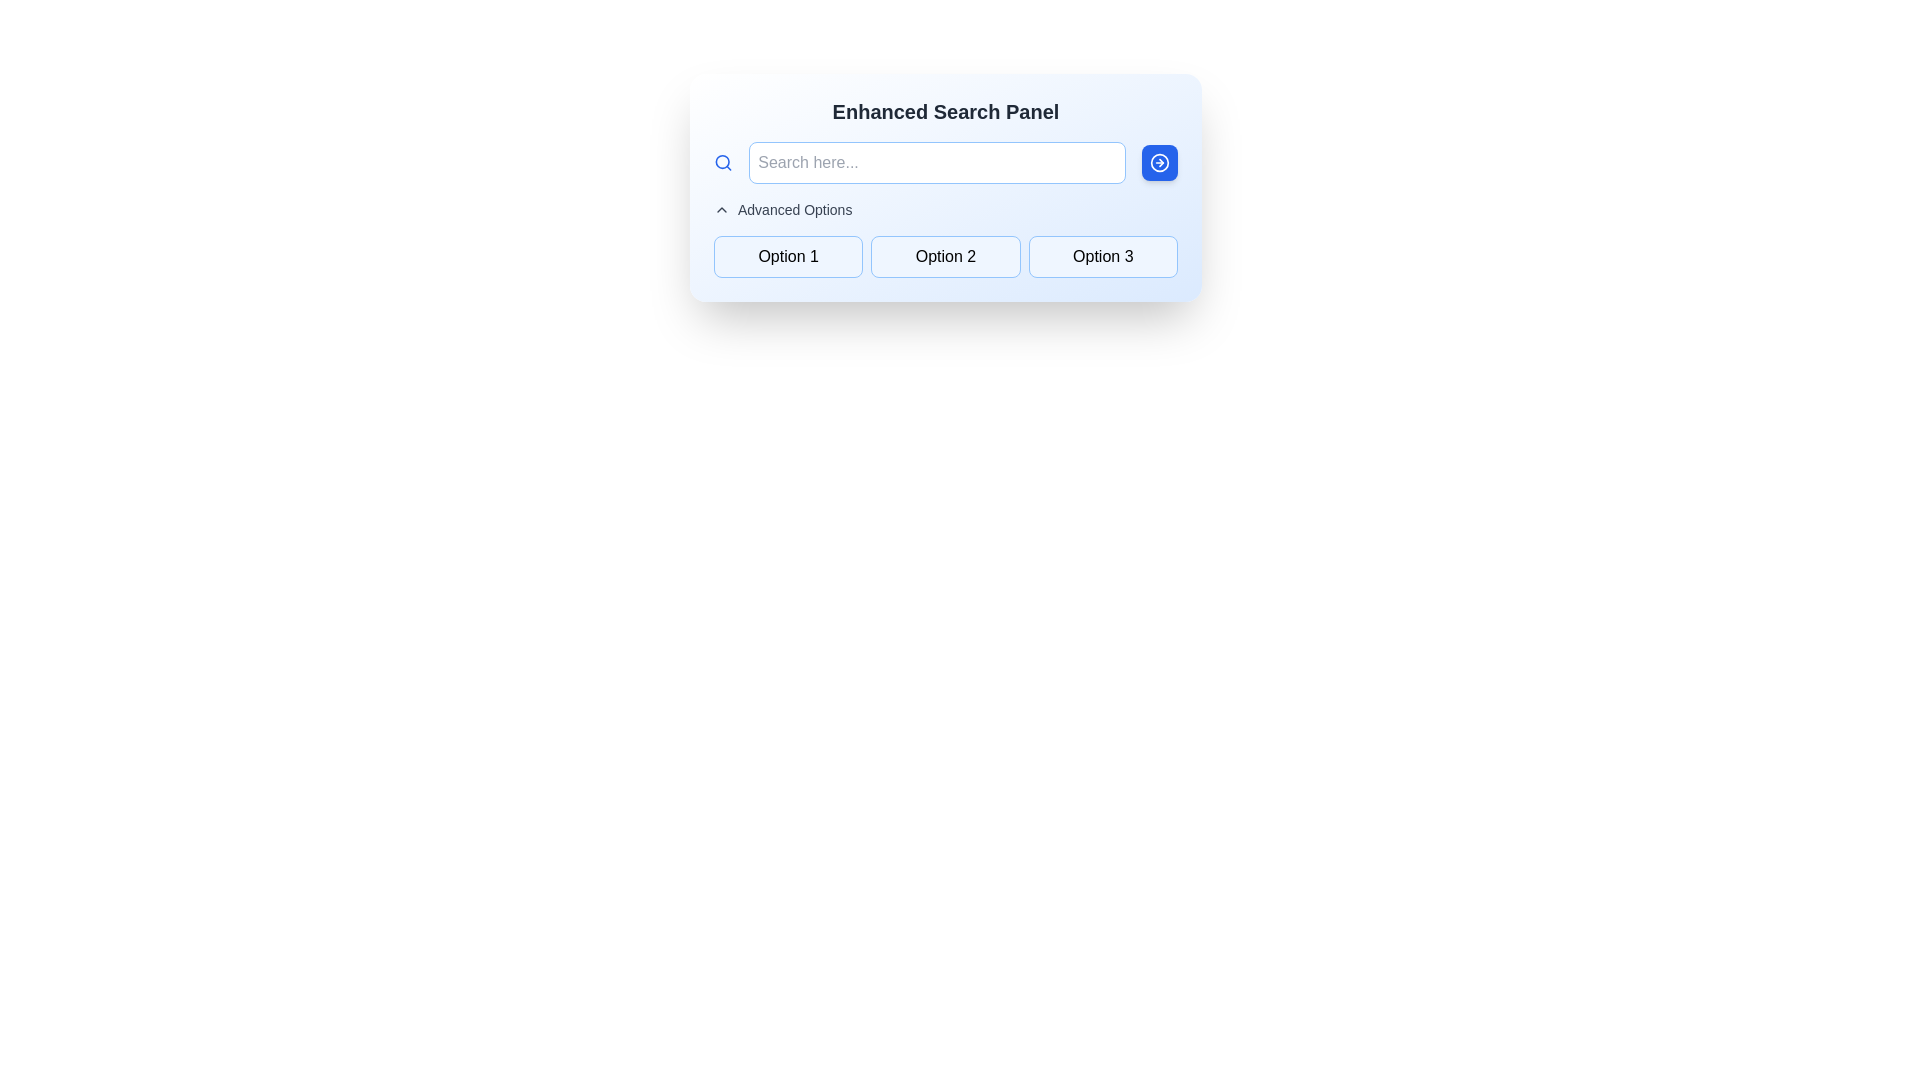 The height and width of the screenshot is (1080, 1920). Describe the element at coordinates (722, 161) in the screenshot. I see `the search icon located to the left of the 'Search here...' input field` at that location.